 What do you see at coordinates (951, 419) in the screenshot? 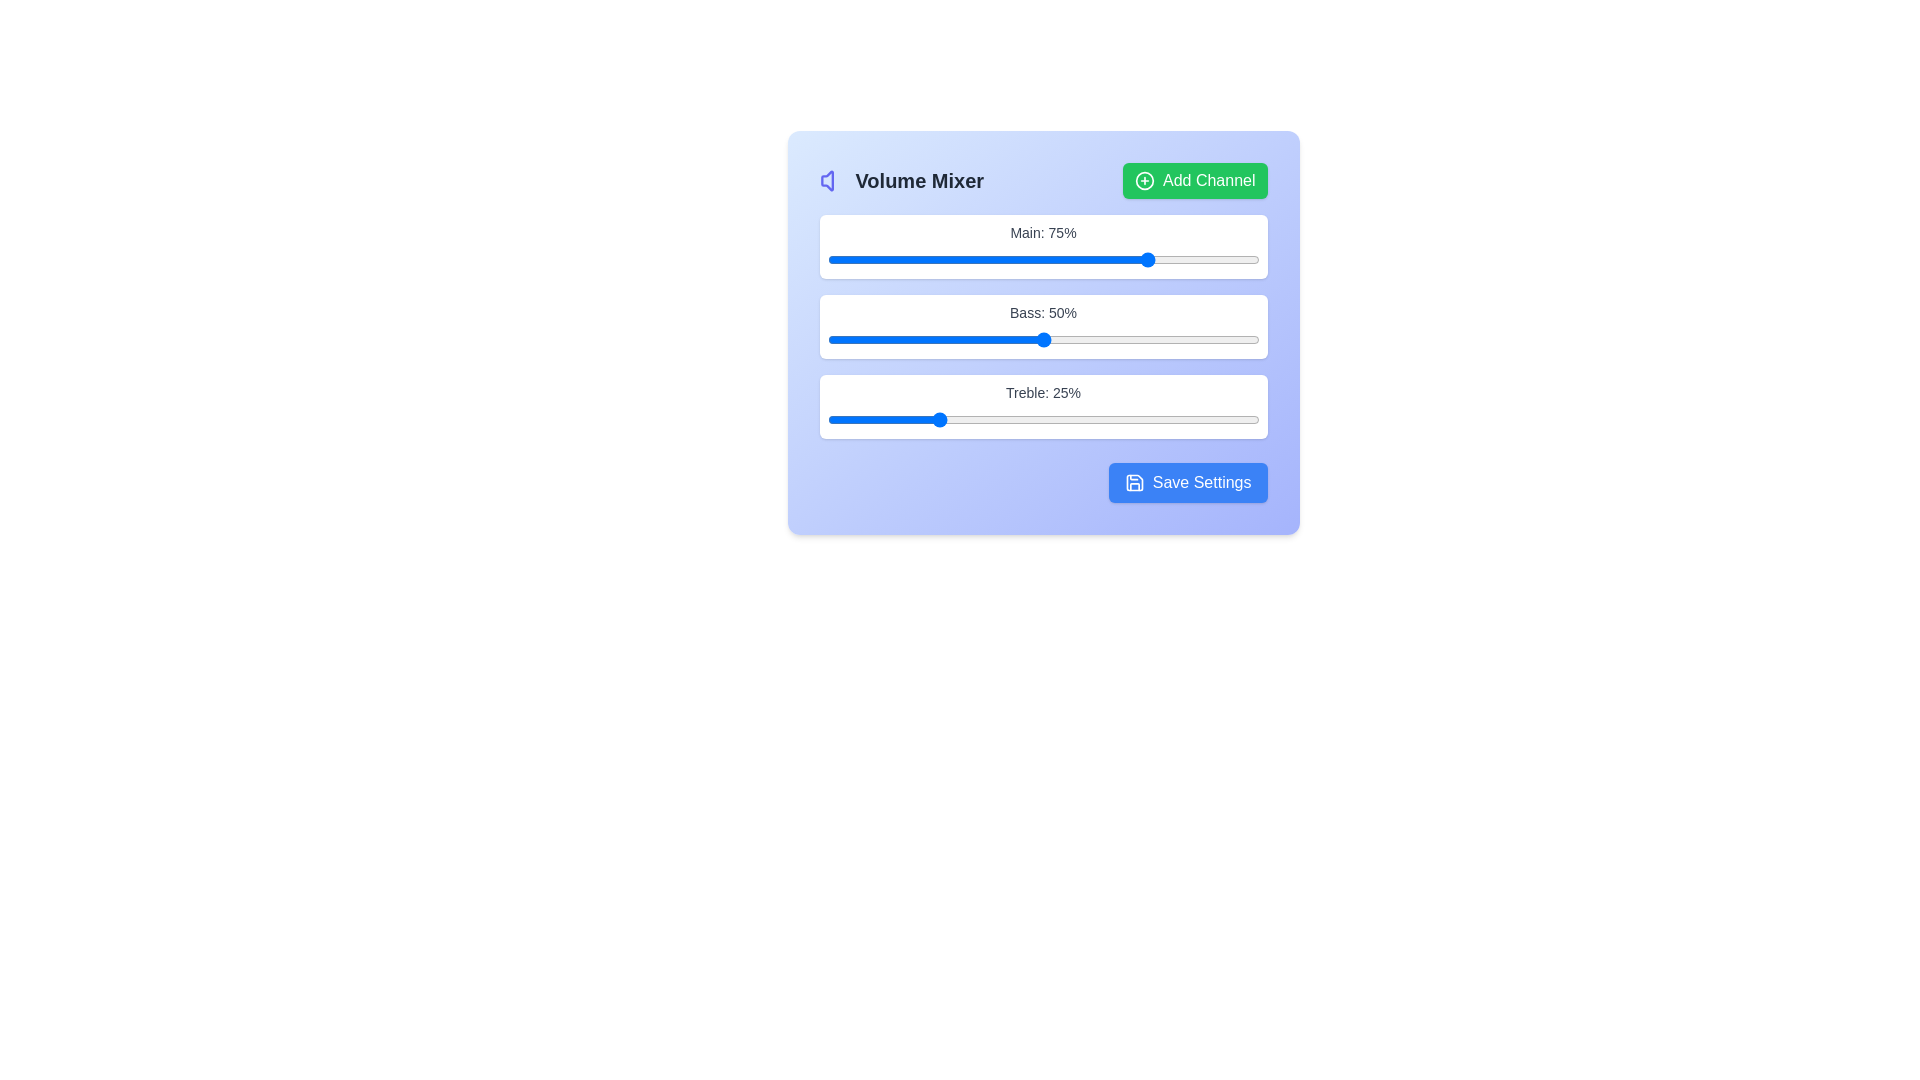
I see `treble` at bounding box center [951, 419].